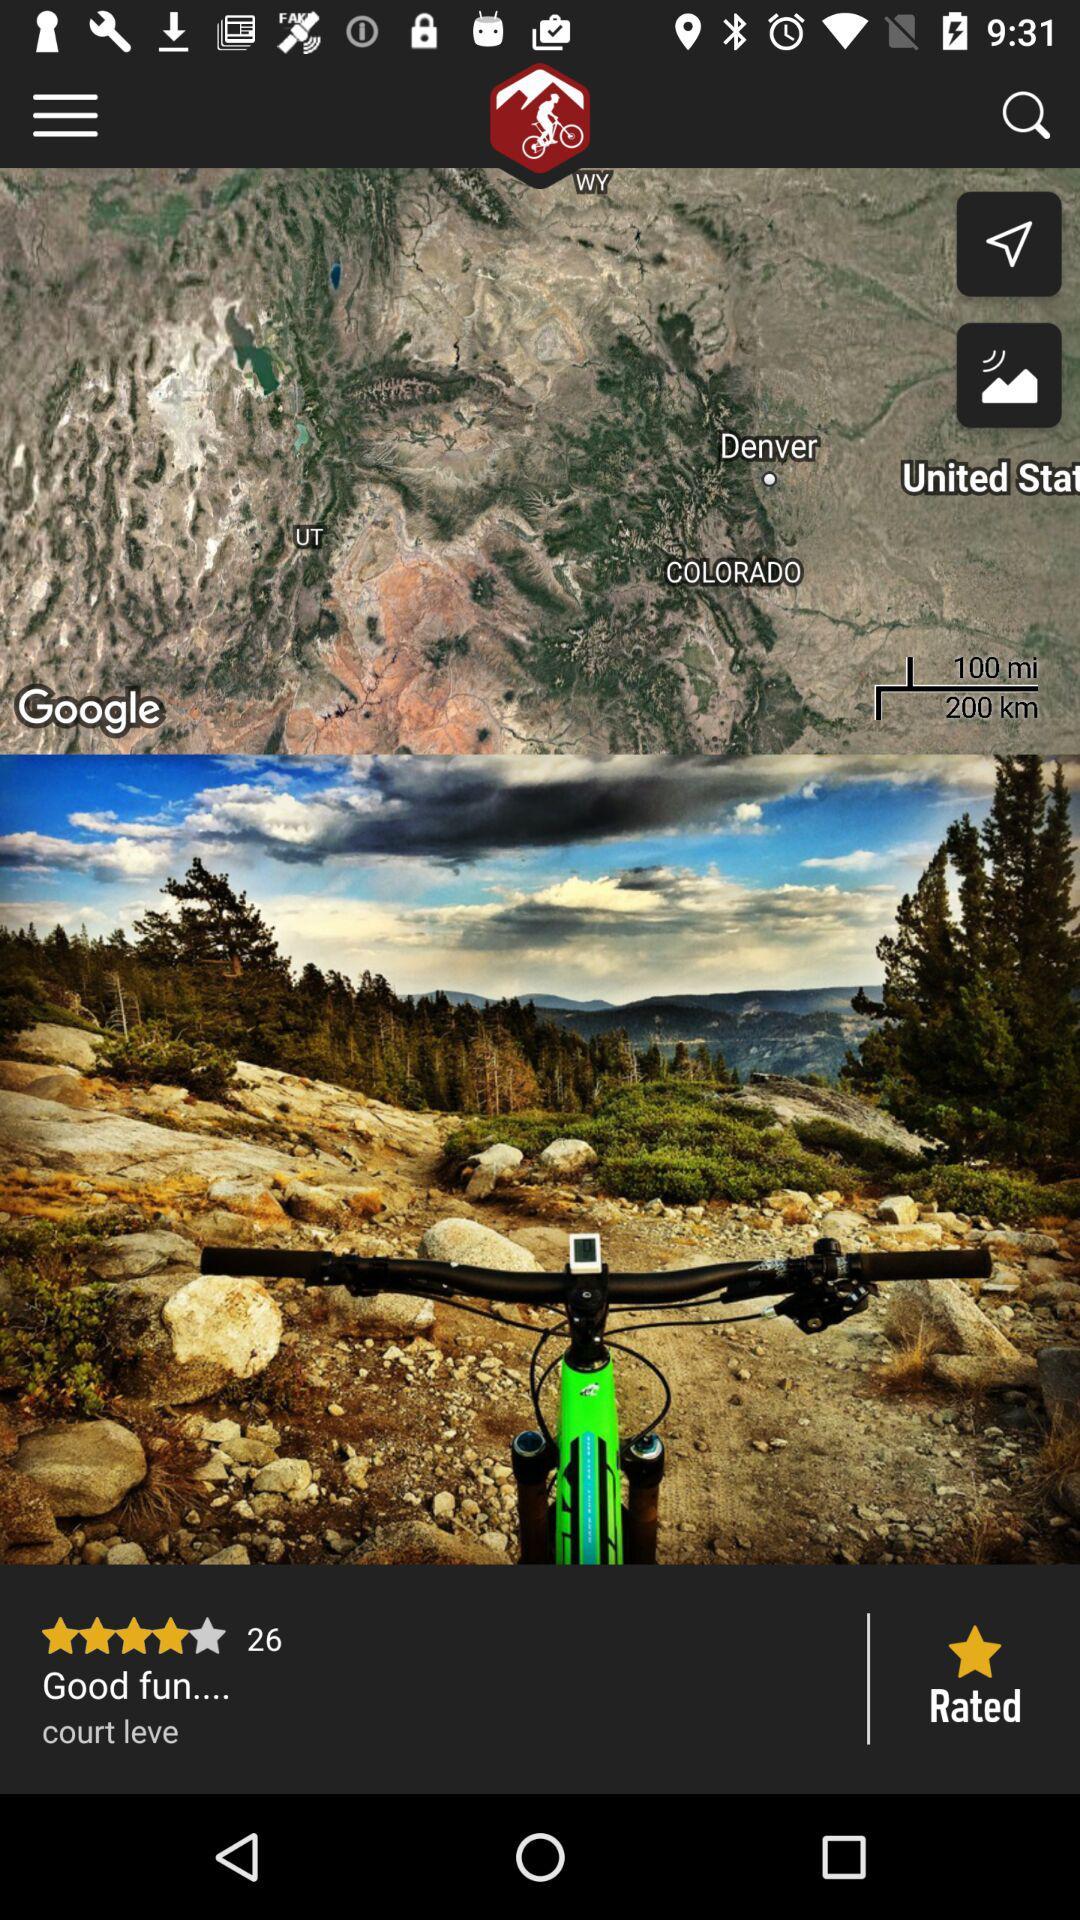  I want to click on the good fun...., so click(434, 1683).